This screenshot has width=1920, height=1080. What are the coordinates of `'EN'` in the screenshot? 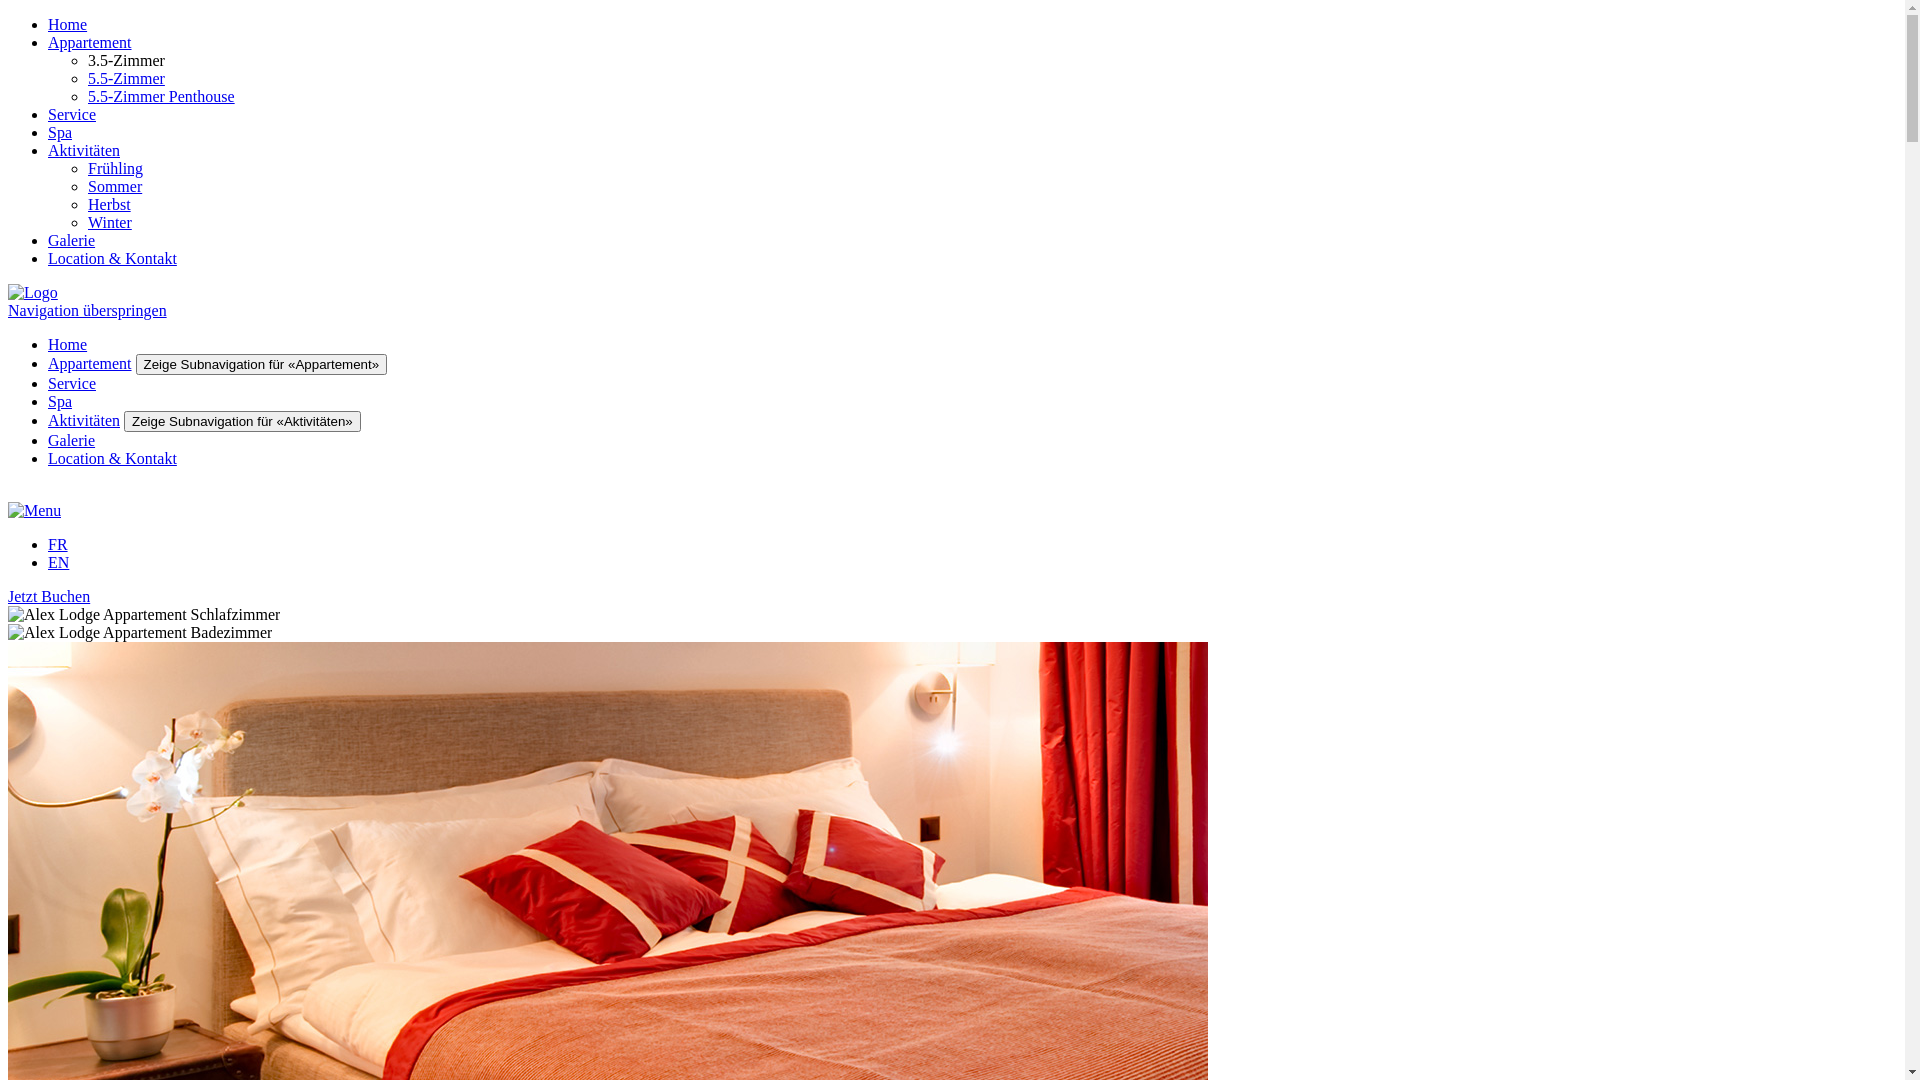 It's located at (58, 562).